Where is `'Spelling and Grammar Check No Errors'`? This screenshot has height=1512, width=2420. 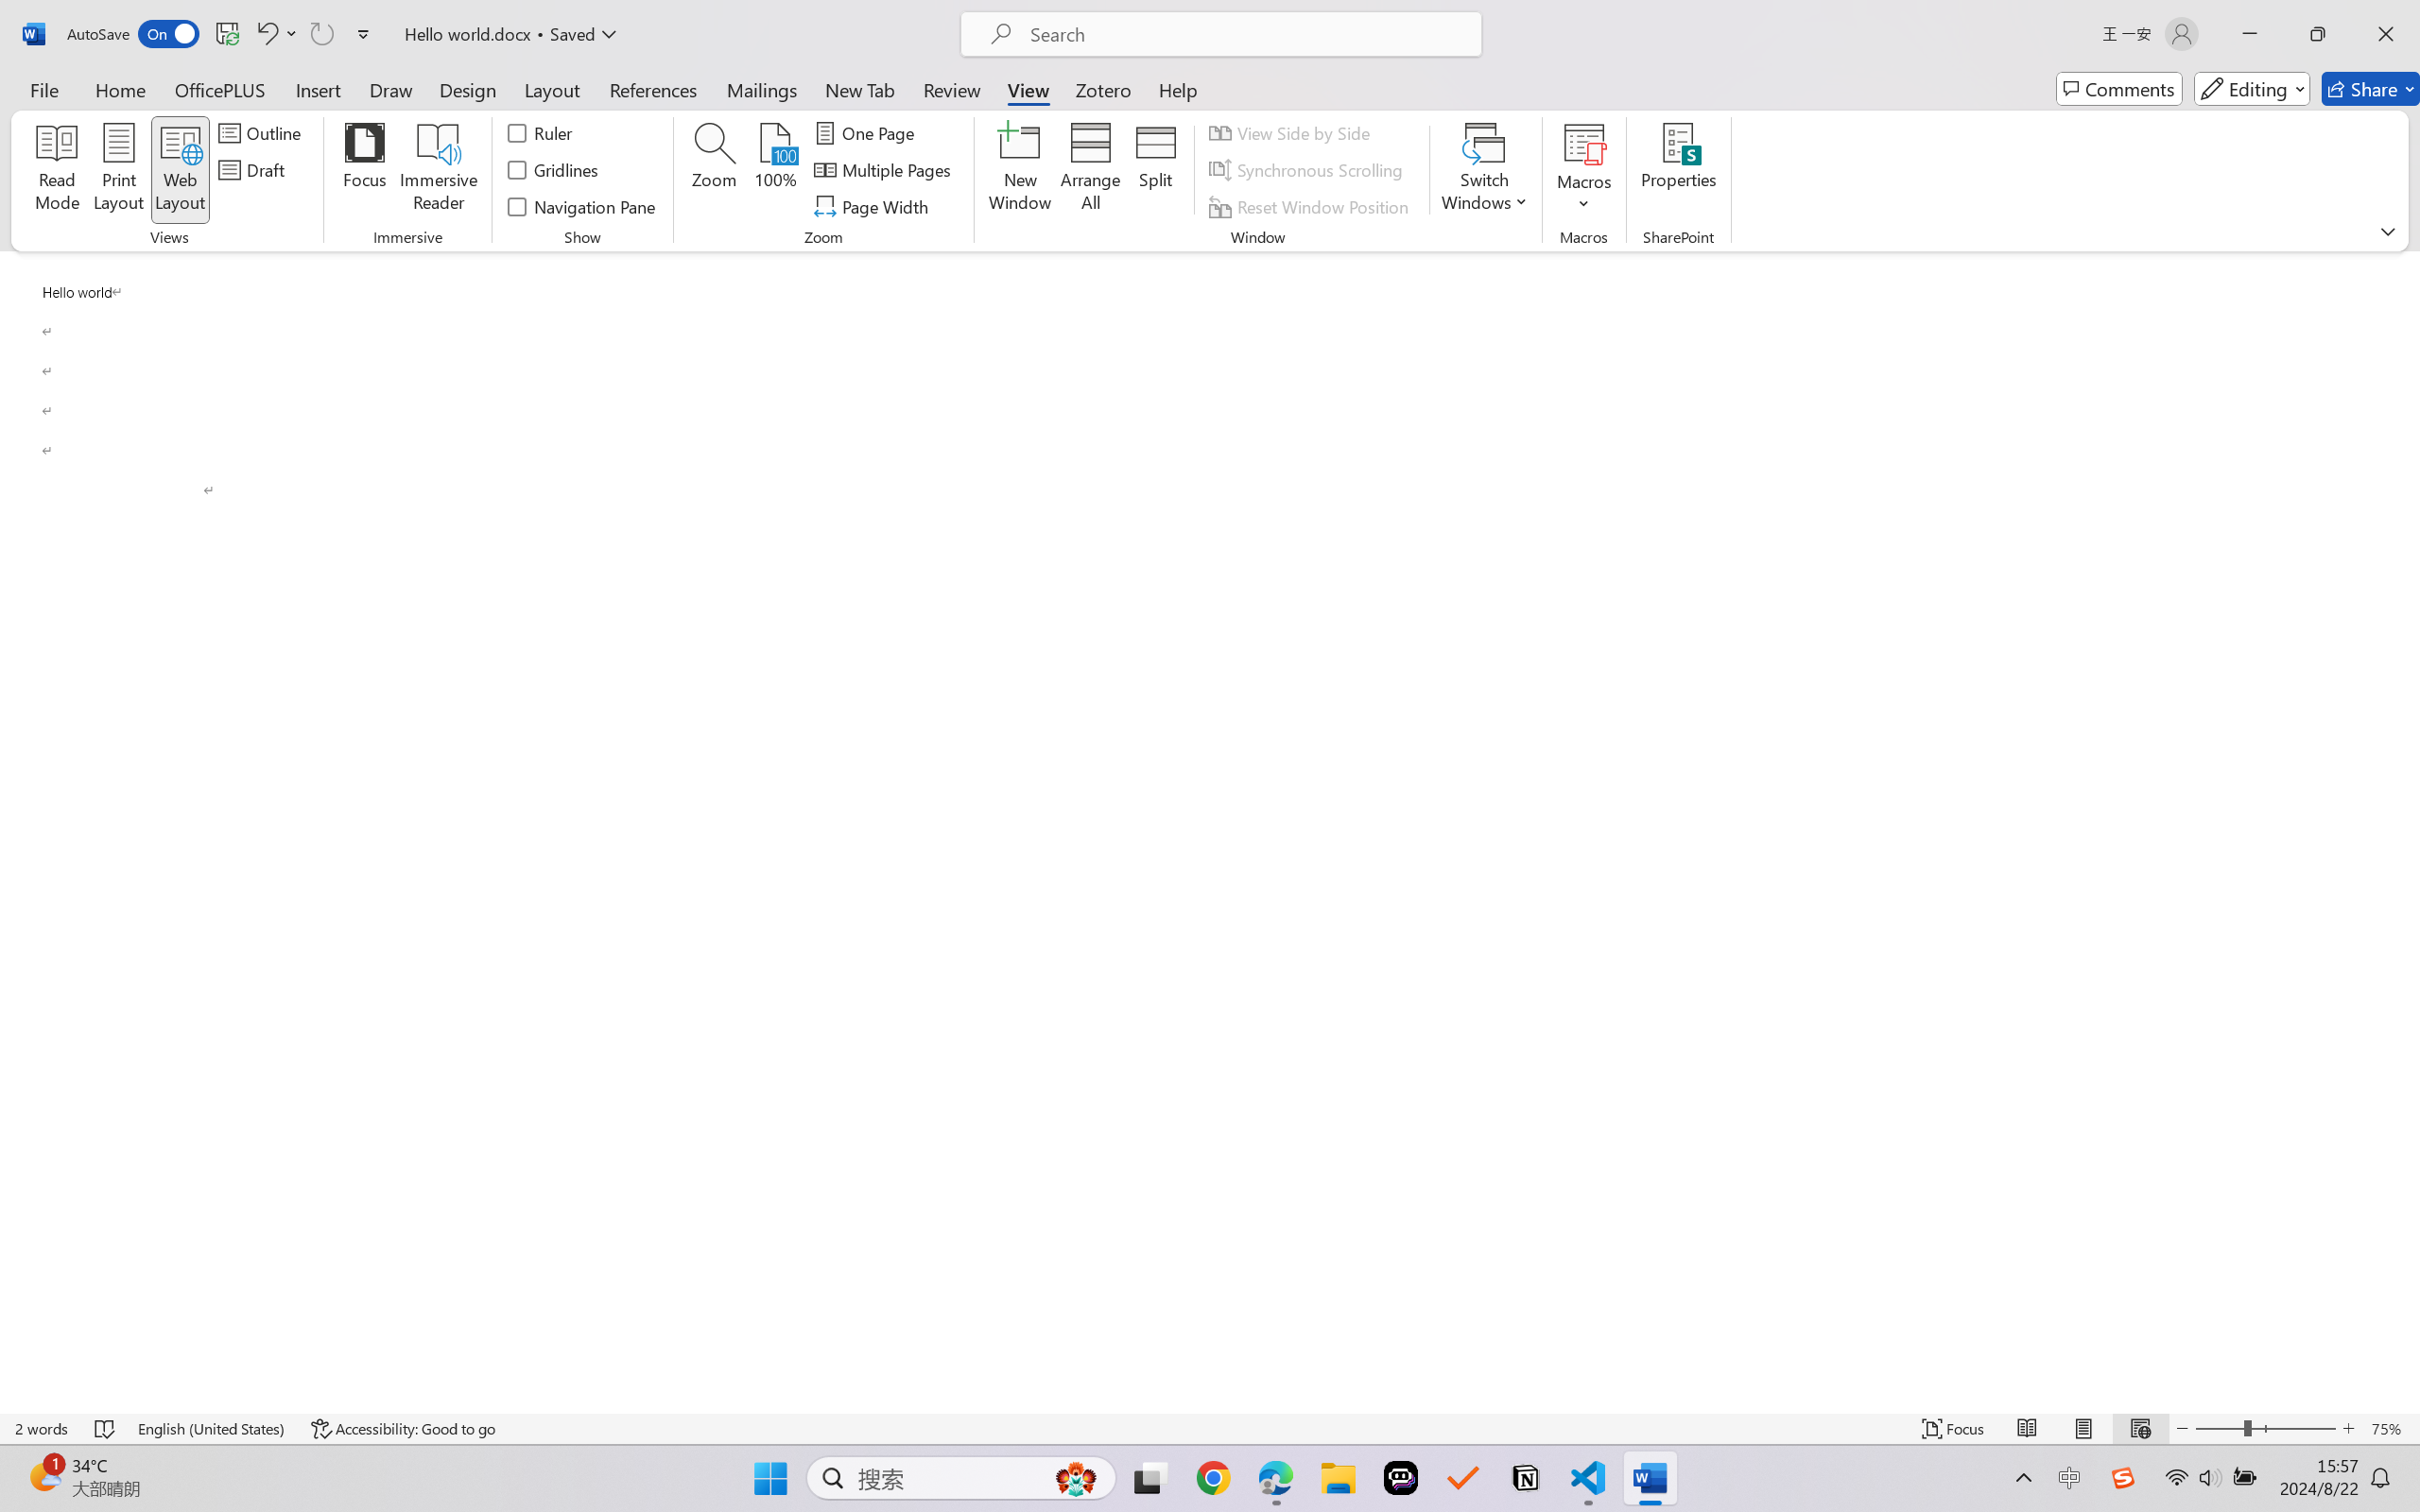
'Spelling and Grammar Check No Errors' is located at coordinates (105, 1428).